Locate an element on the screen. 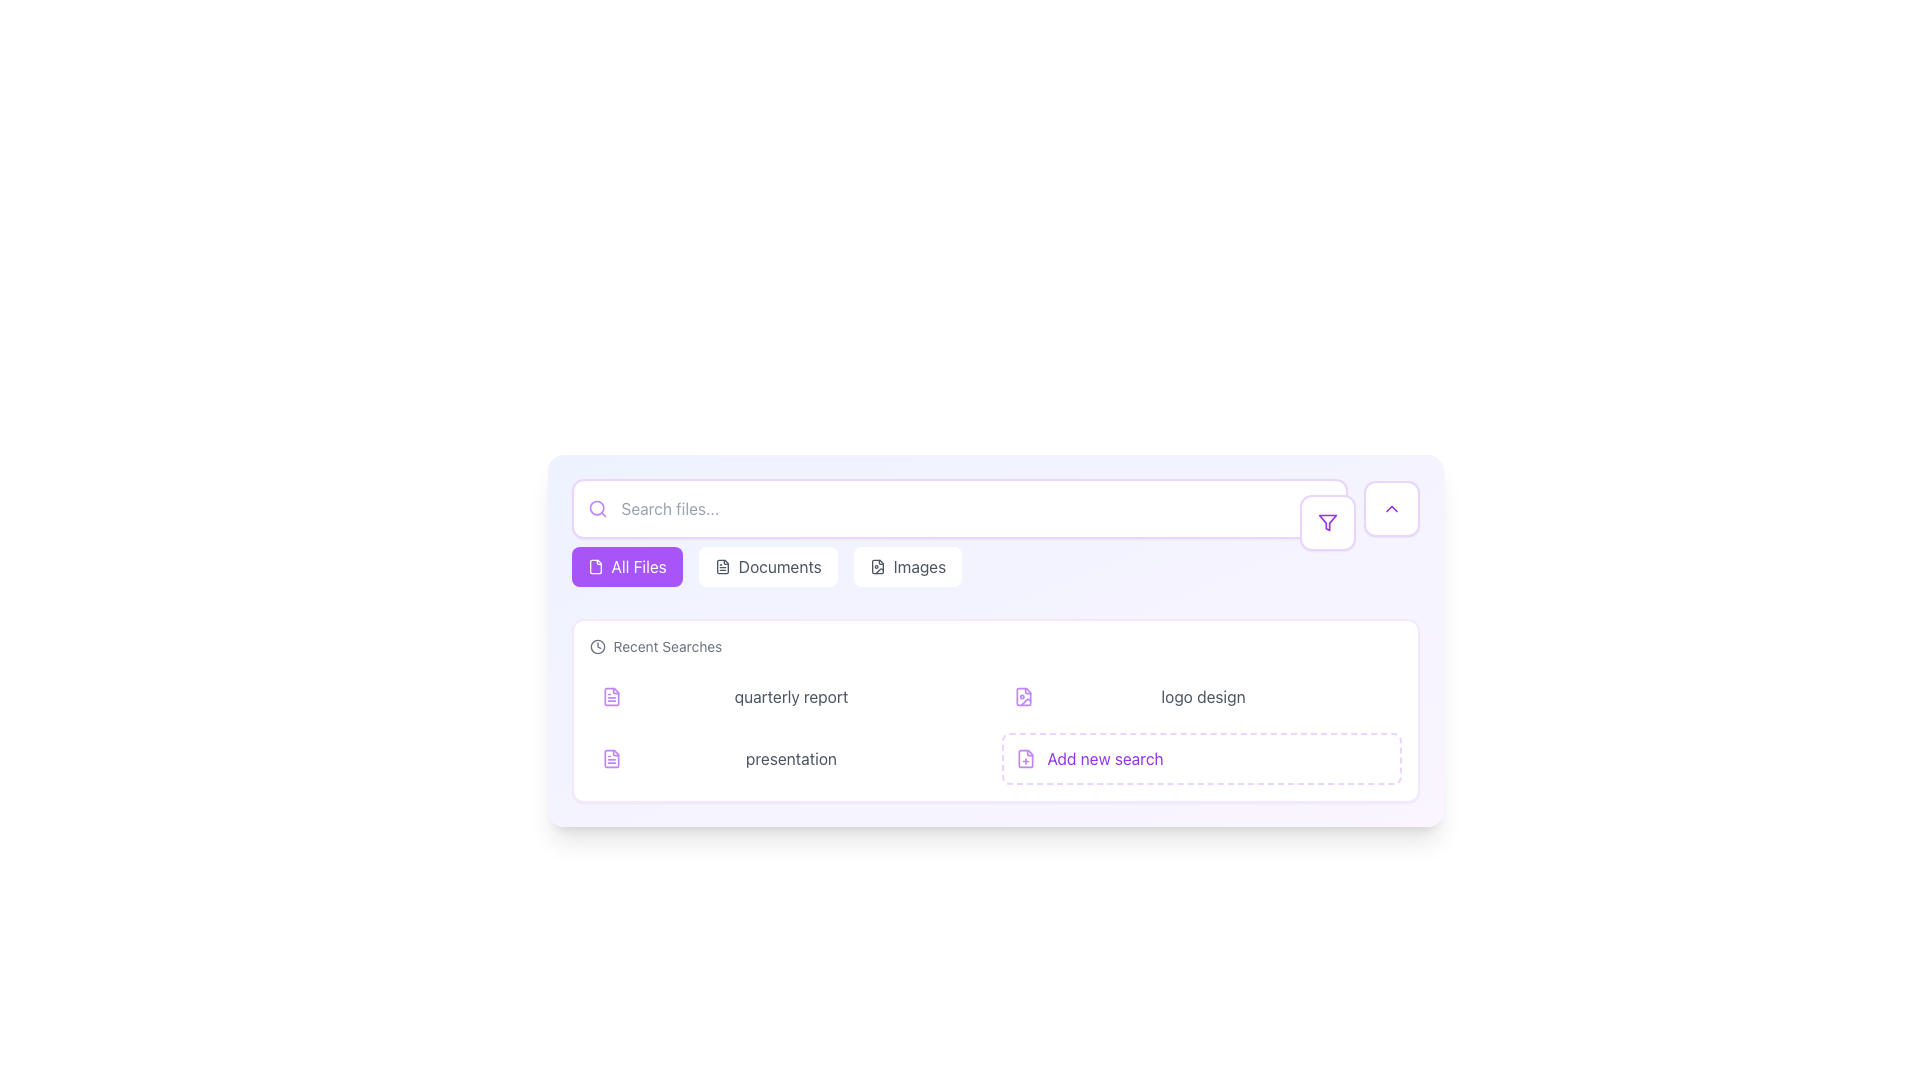 This screenshot has width=1920, height=1080. the text label reading 'quarterly report' located in the 'Recent Searches' section, positioned between a document icon and a close button is located at coordinates (790, 696).